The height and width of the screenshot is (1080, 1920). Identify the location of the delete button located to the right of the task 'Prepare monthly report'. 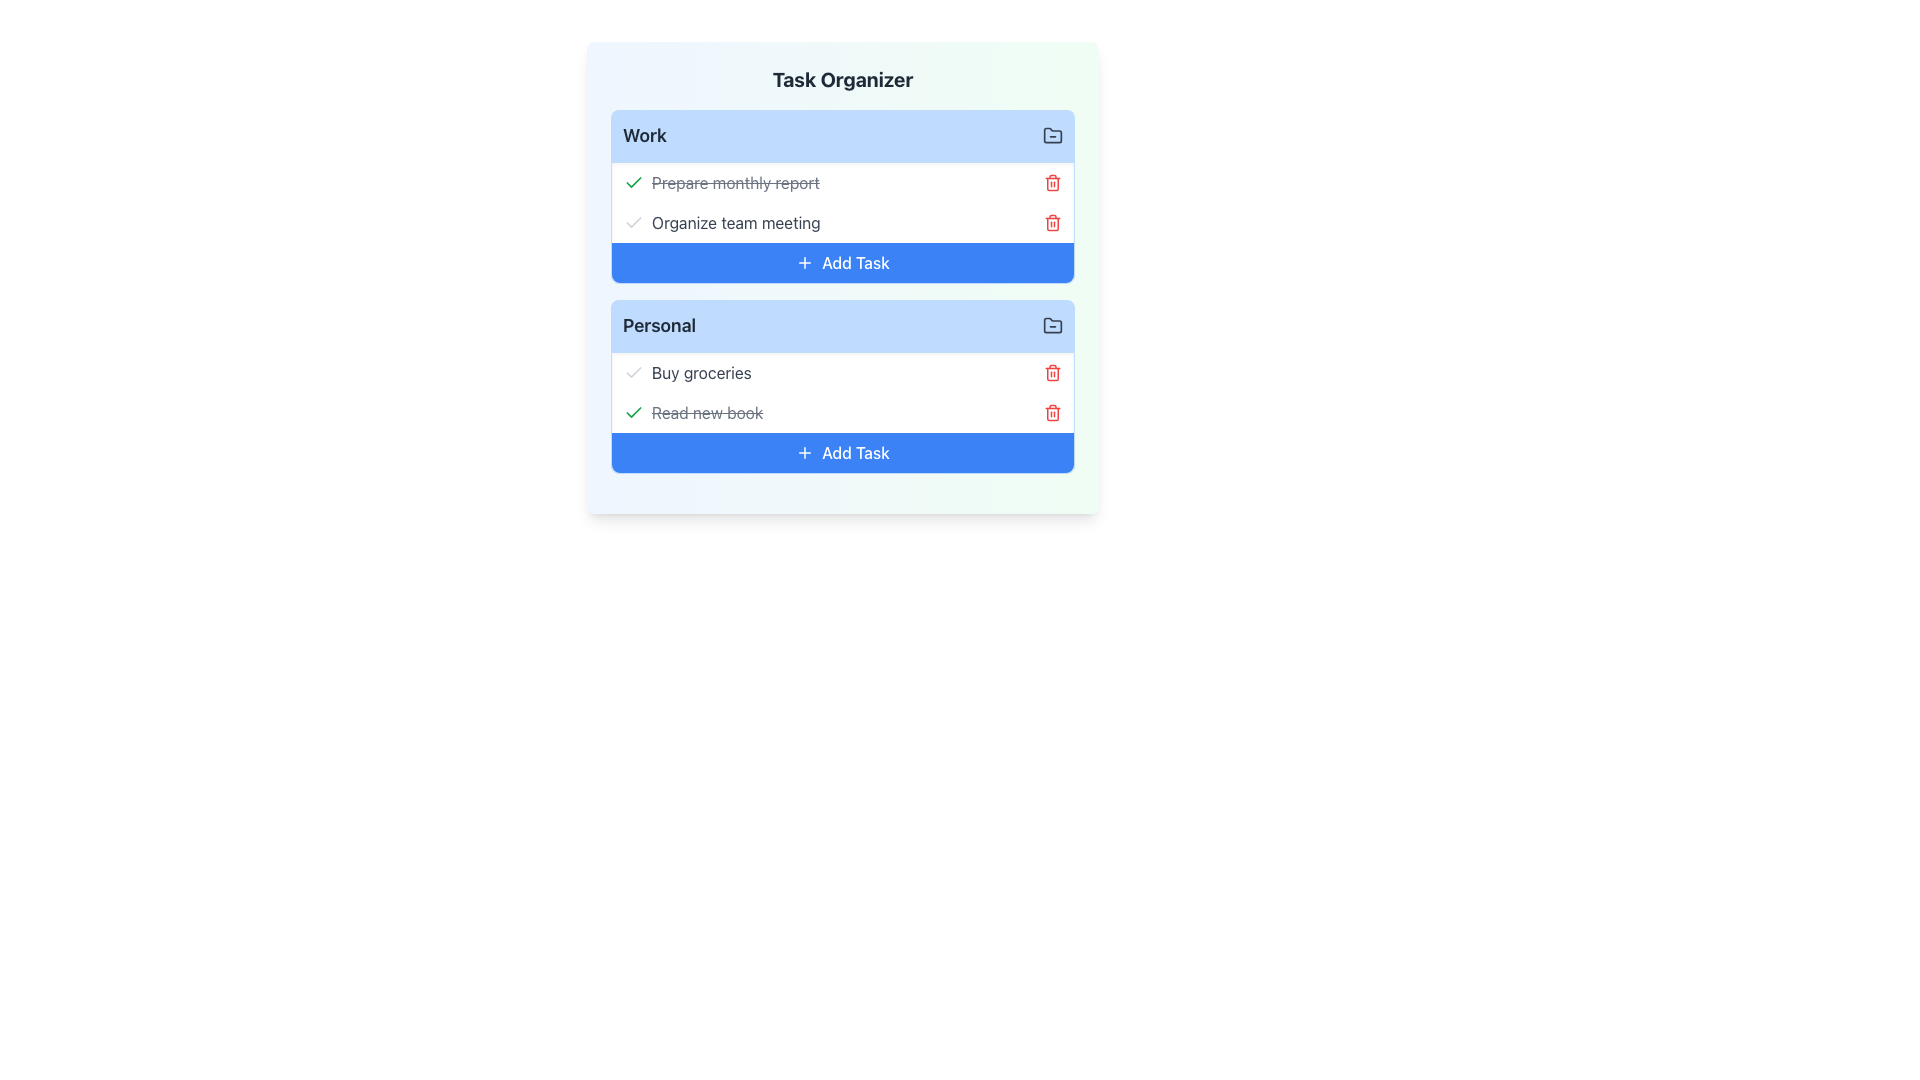
(1051, 182).